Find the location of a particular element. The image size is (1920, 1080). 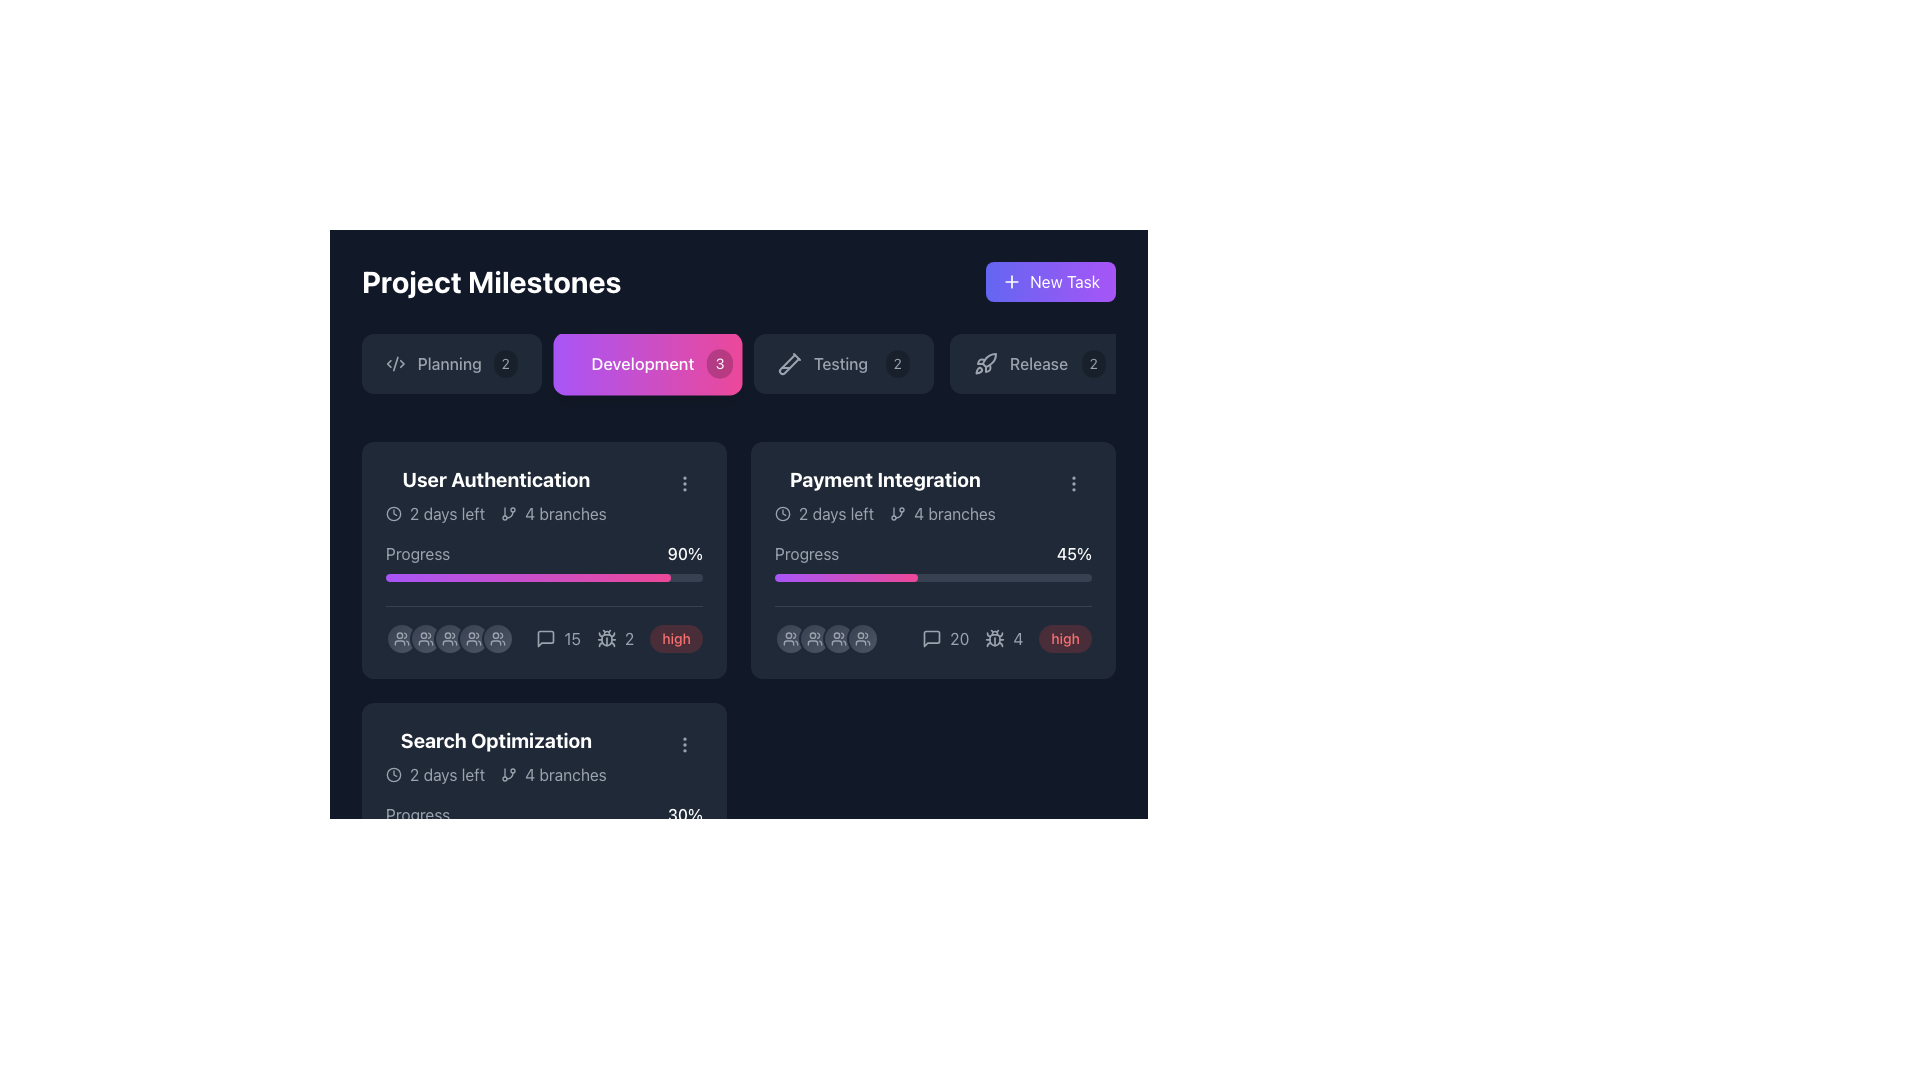

the fifth circular Icon Button in the 'Payment Integration' panel is located at coordinates (863, 639).